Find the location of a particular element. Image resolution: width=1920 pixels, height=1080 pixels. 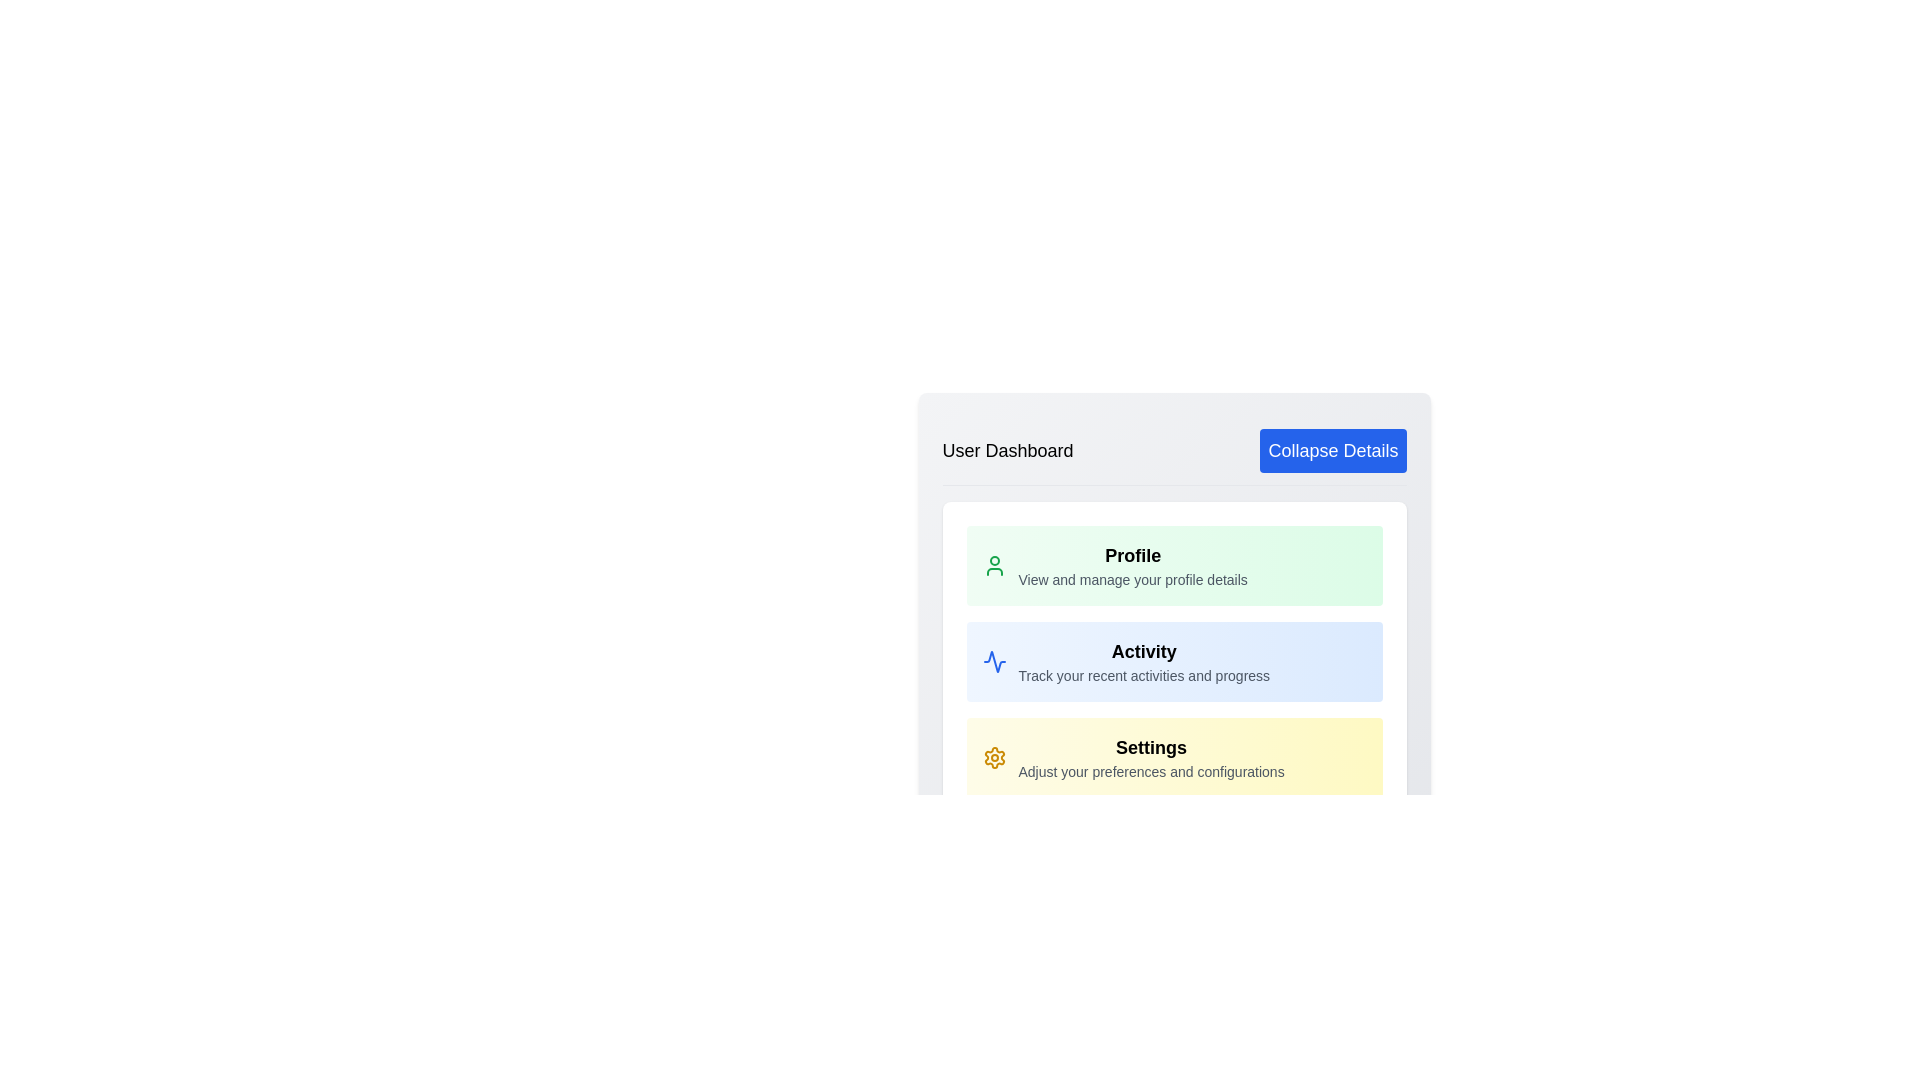

the bold 'Profile' label, which is styled with a larger font size in black on a light green background, serving as the heading for a section in a card layout is located at coordinates (1133, 555).